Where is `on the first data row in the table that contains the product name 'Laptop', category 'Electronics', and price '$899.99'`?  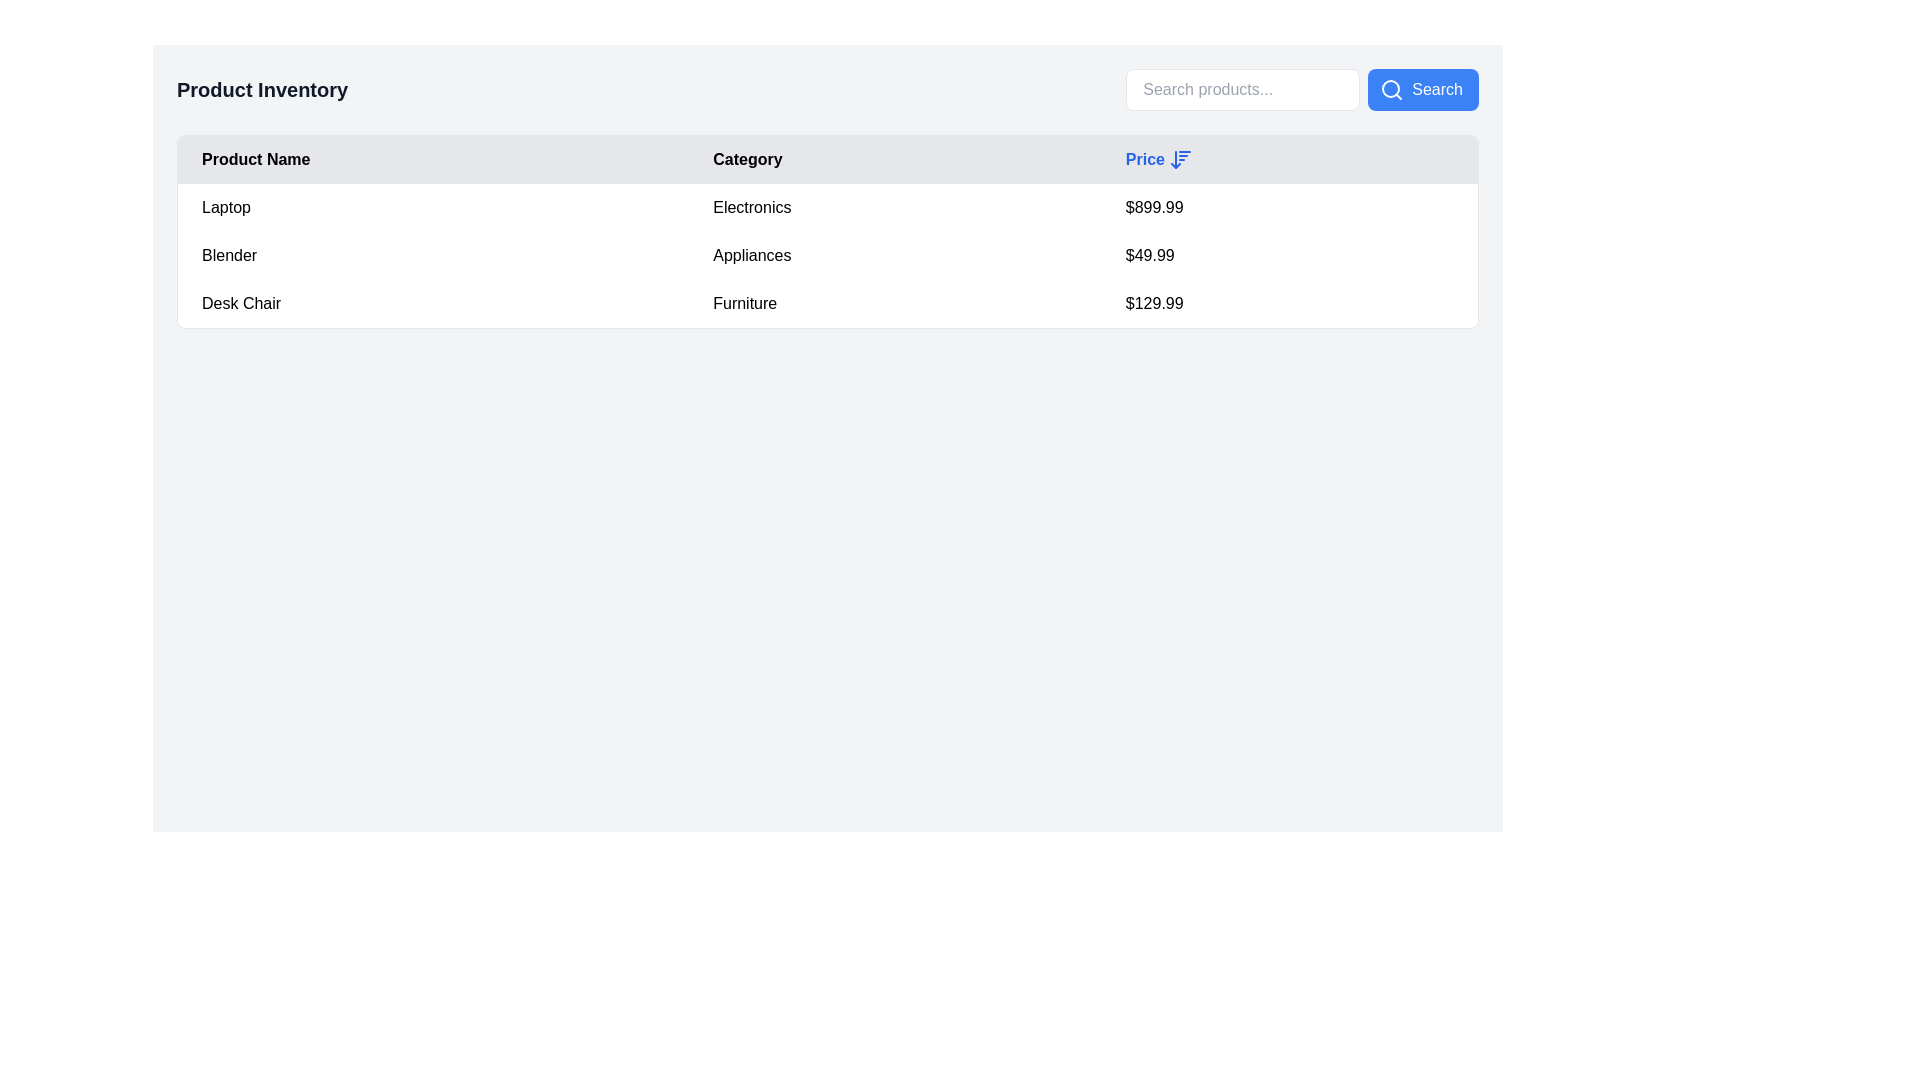 on the first data row in the table that contains the product name 'Laptop', category 'Electronics', and price '$899.99' is located at coordinates (828, 208).